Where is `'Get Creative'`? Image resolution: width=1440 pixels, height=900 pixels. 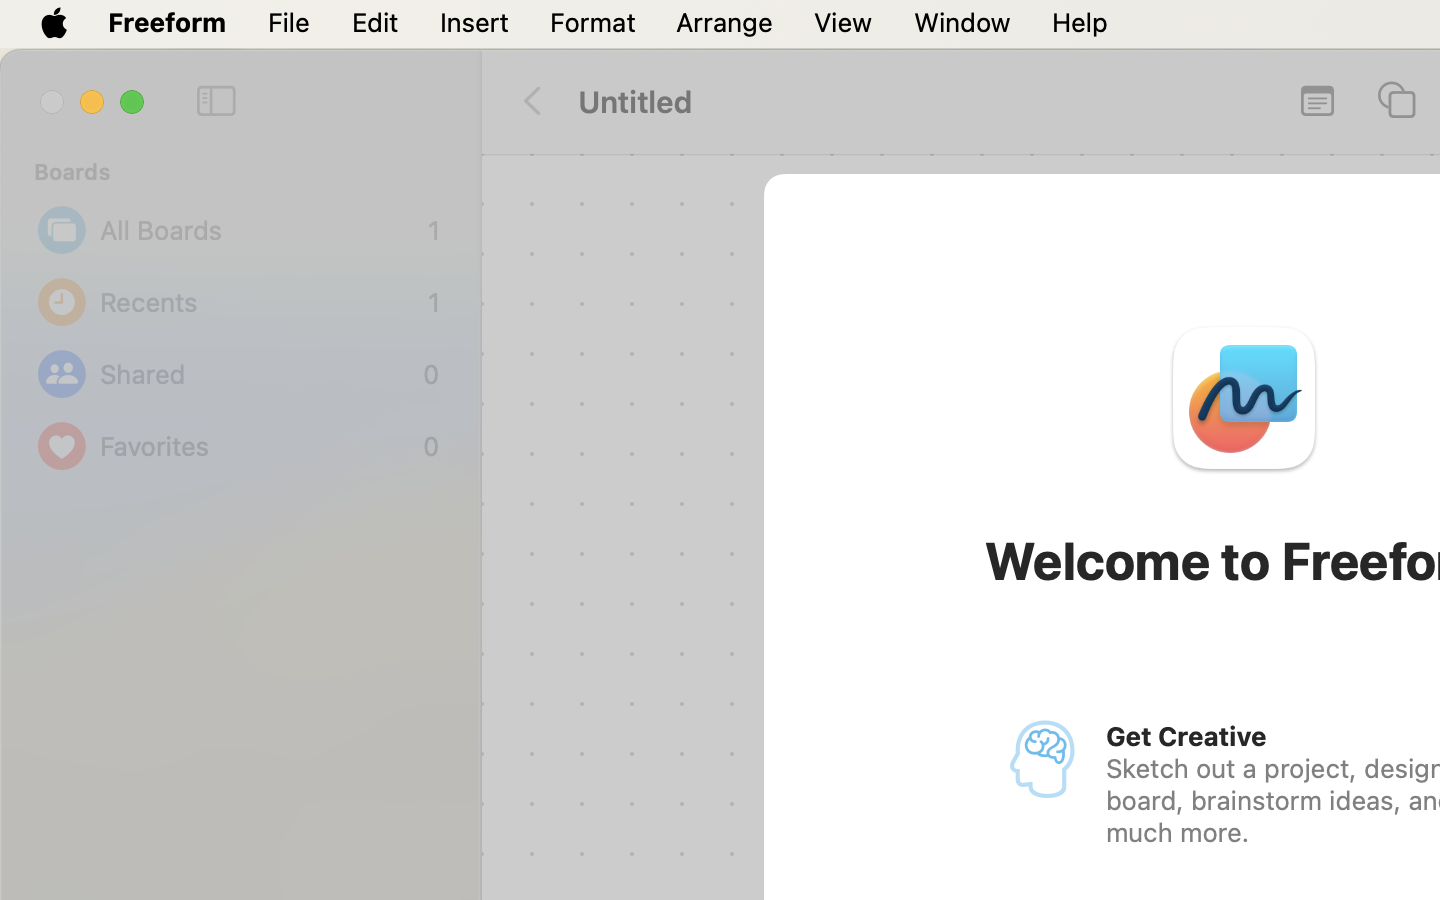 'Get Creative' is located at coordinates (1185, 735).